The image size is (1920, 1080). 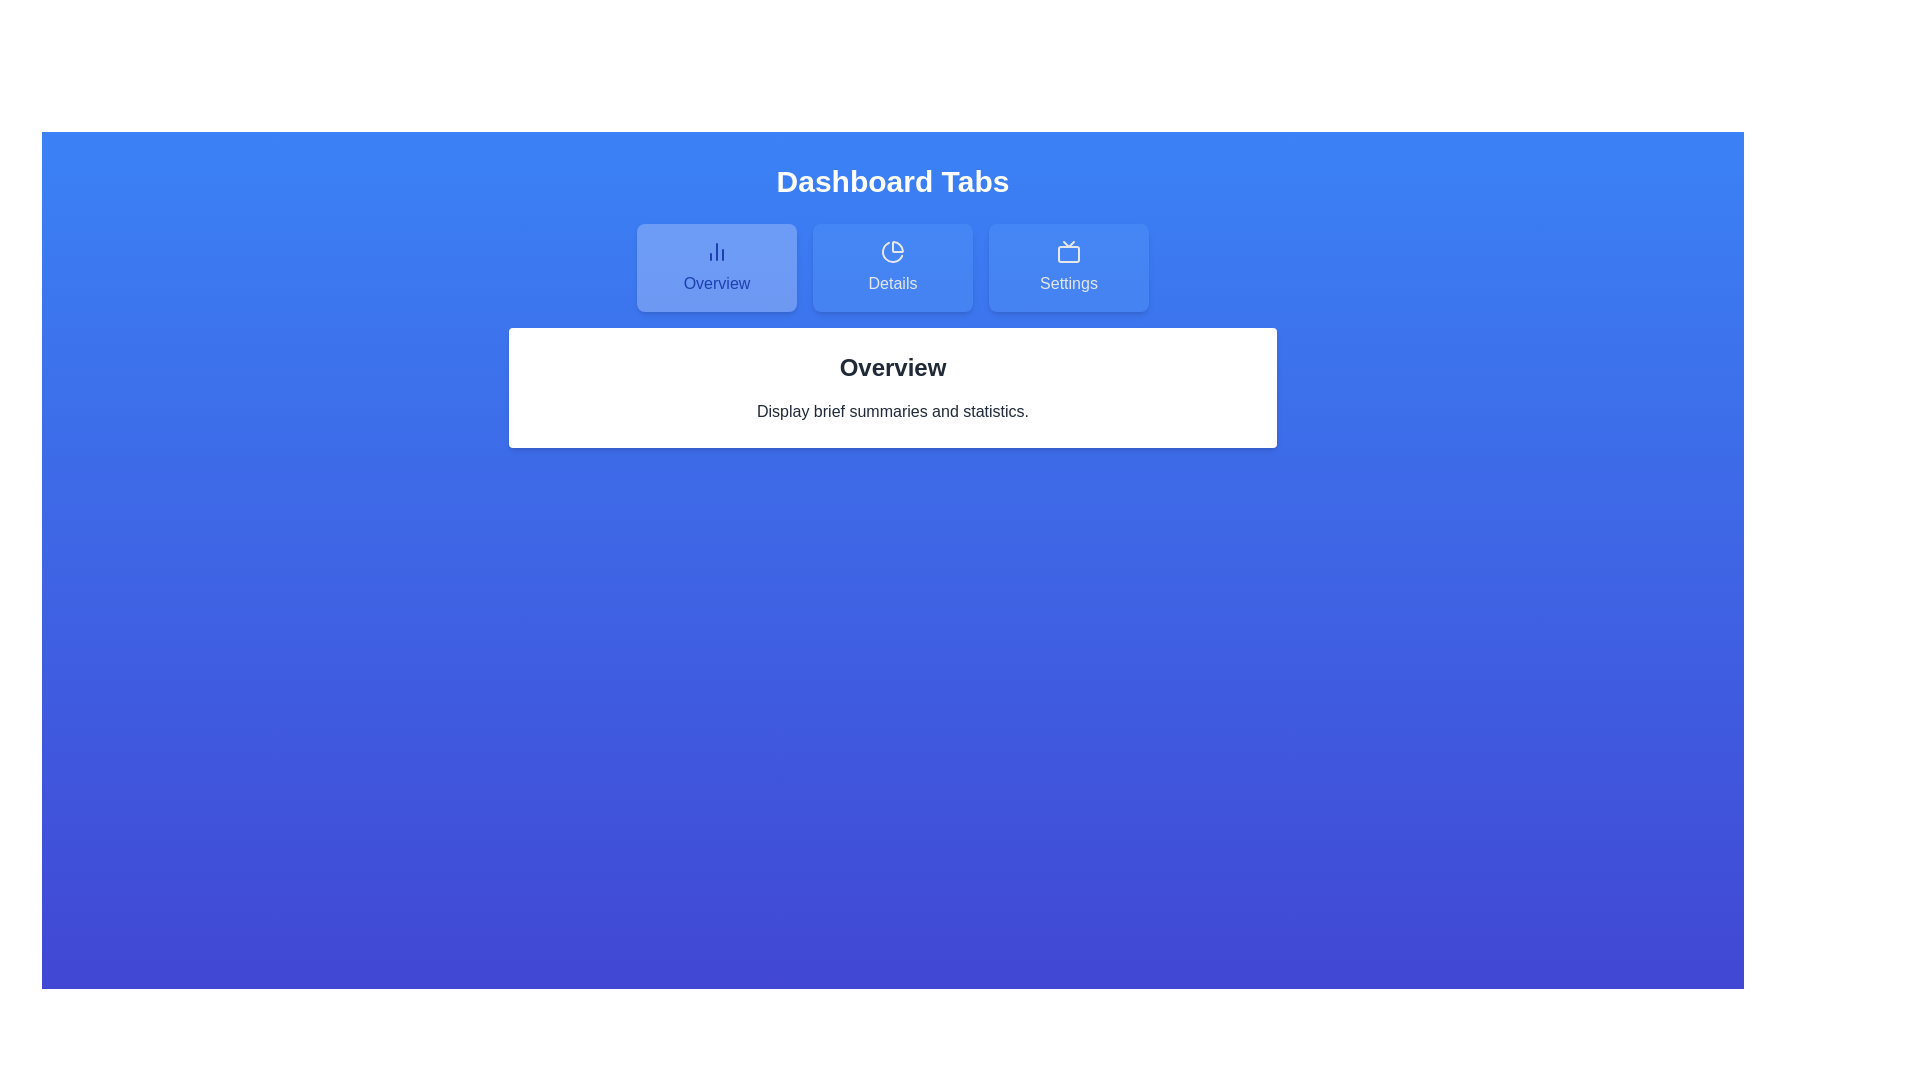 What do you see at coordinates (891, 266) in the screenshot?
I see `the tab button labeled Details to view its hover effect` at bounding box center [891, 266].